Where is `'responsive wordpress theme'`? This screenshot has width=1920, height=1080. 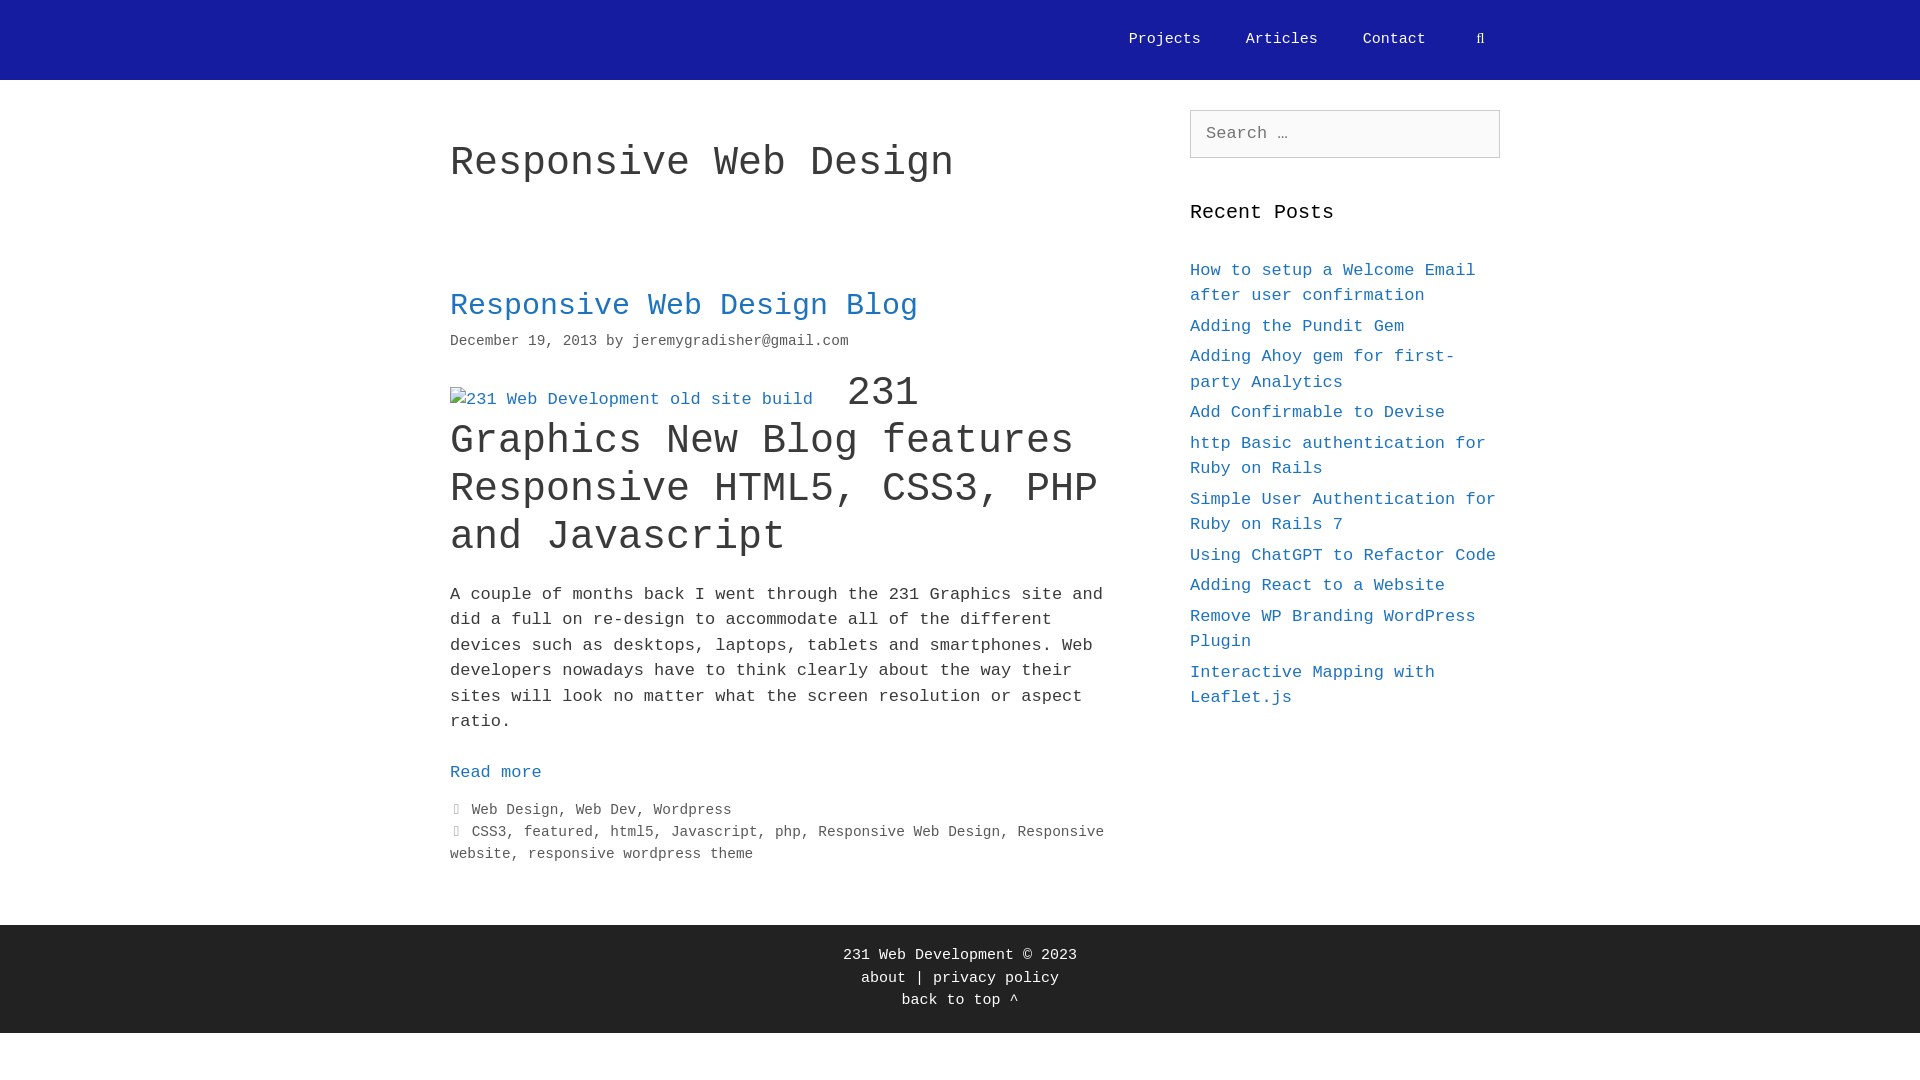
'responsive wordpress theme' is located at coordinates (640, 853).